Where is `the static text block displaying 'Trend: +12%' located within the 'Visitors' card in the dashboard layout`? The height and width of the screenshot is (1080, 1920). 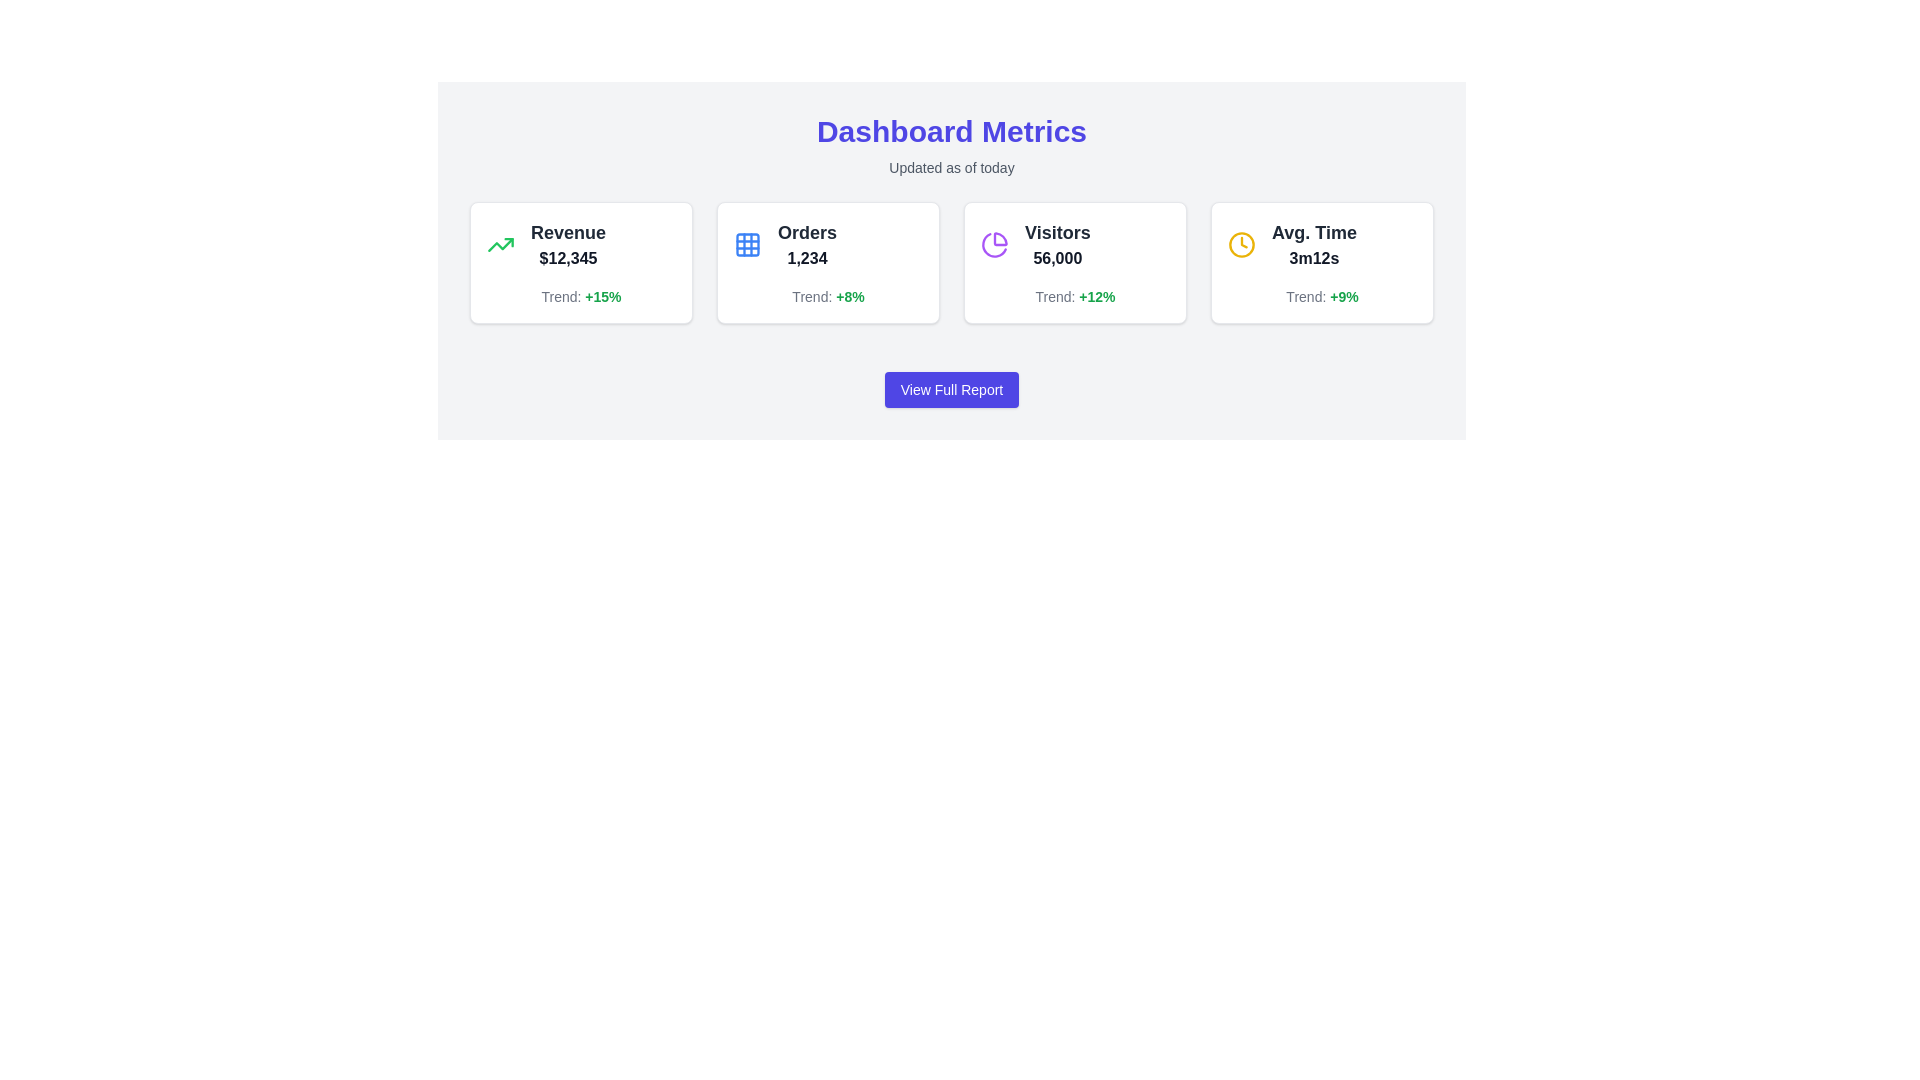 the static text block displaying 'Trend: +12%' located within the 'Visitors' card in the dashboard layout is located at coordinates (1074, 297).